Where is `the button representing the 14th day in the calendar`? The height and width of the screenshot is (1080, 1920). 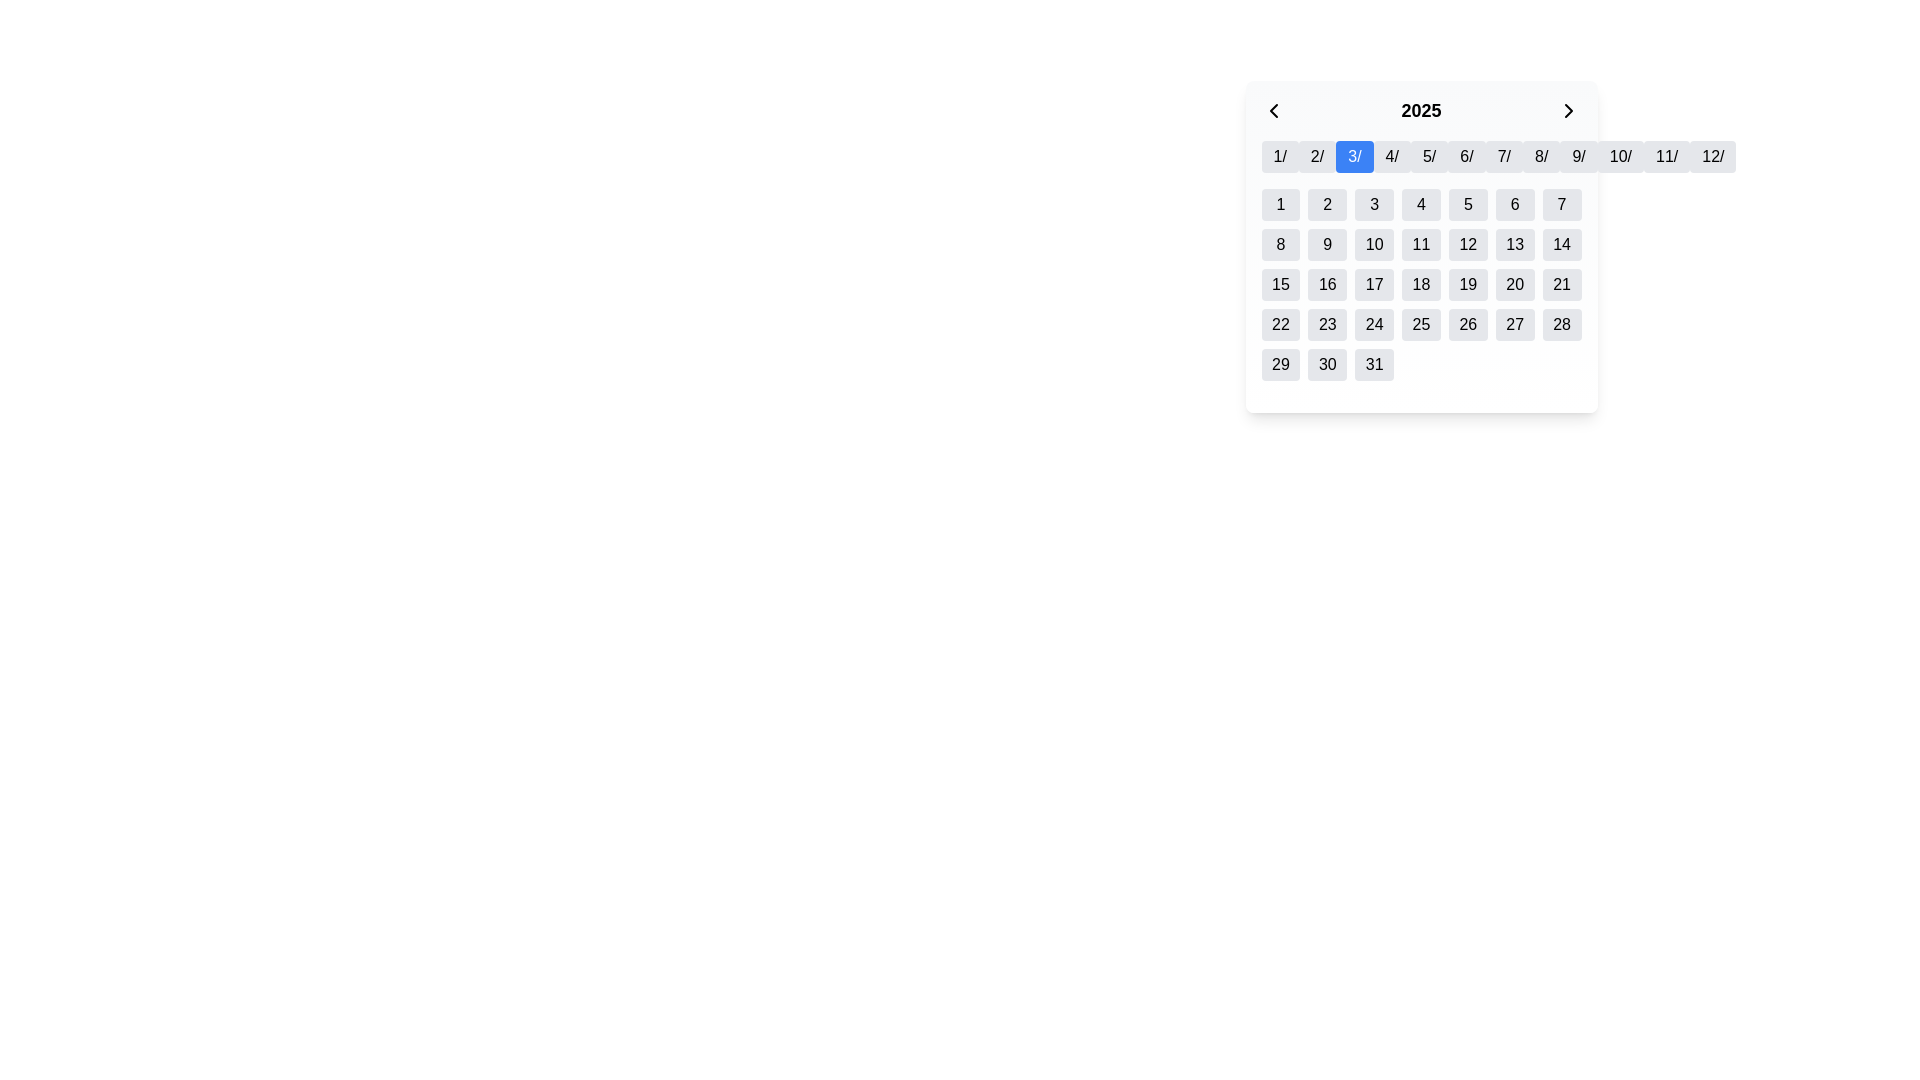
the button representing the 14th day in the calendar is located at coordinates (1561, 244).